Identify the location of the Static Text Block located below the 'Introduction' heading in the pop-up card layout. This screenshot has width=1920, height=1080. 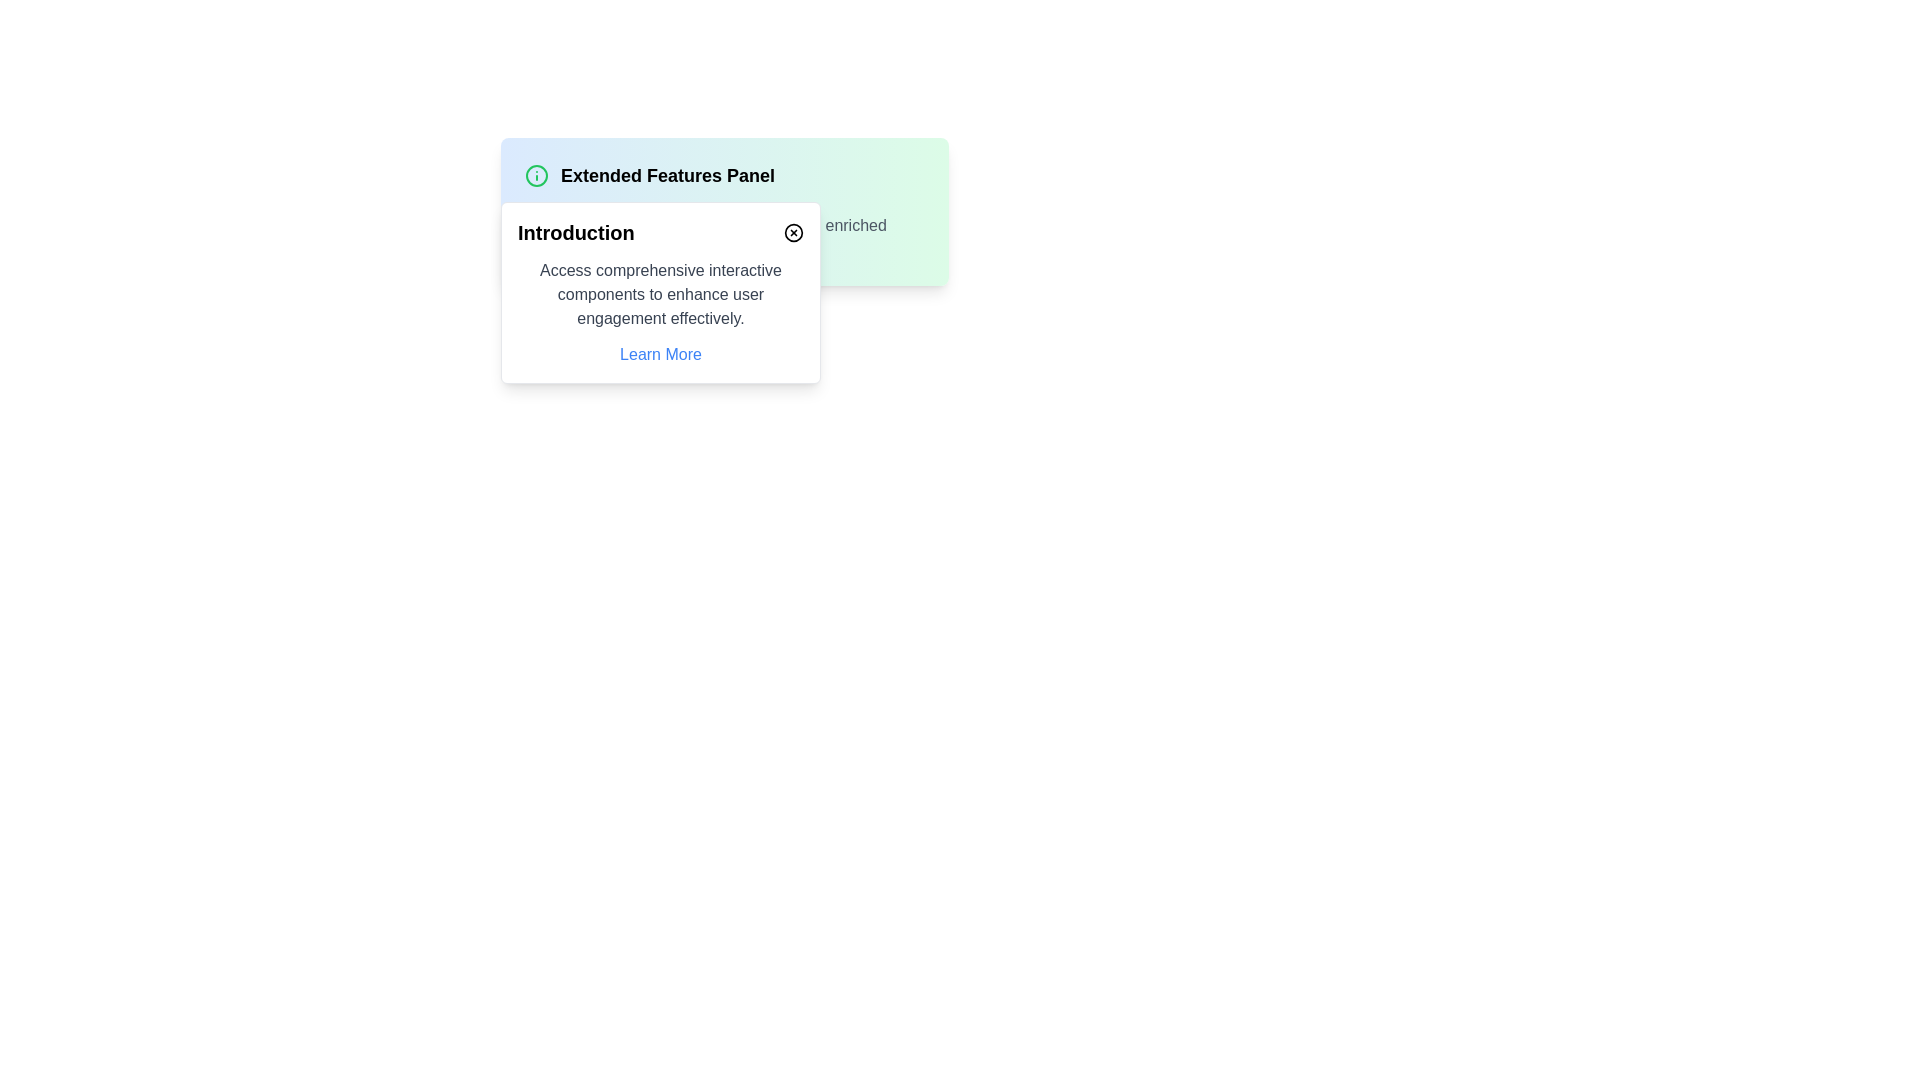
(661, 294).